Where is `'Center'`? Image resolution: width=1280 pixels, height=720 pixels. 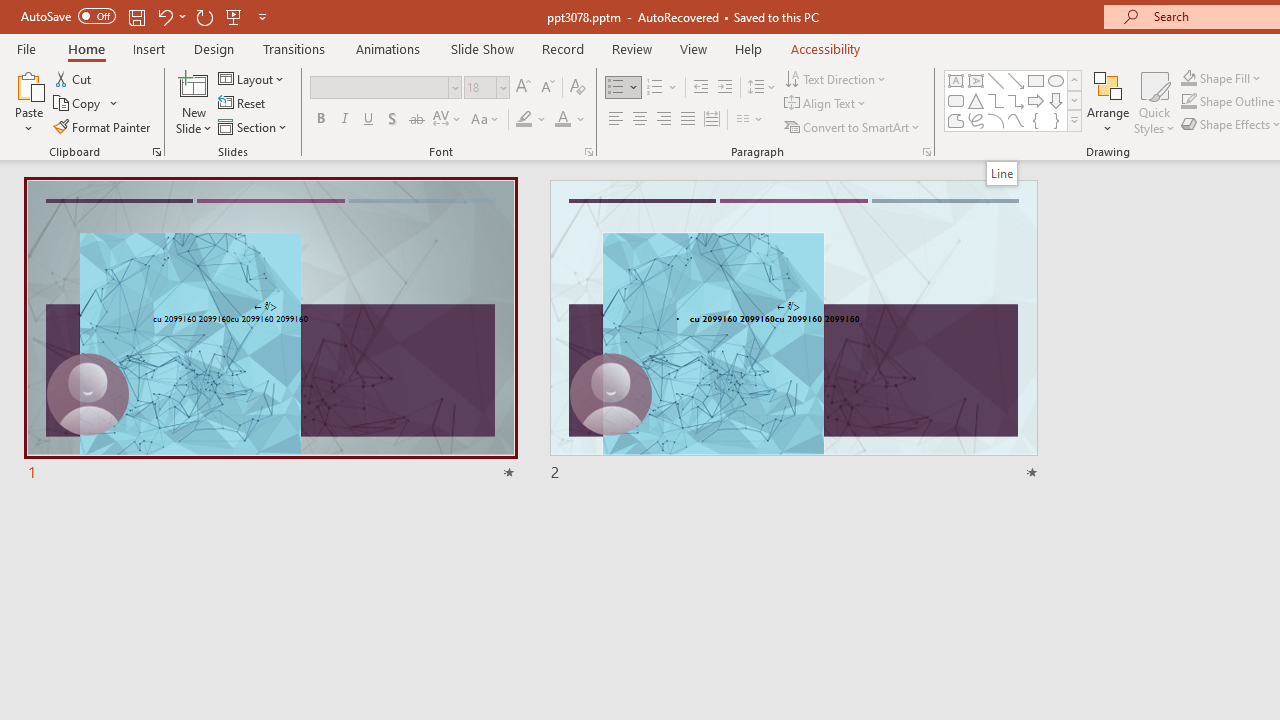 'Center' is located at coordinates (640, 119).